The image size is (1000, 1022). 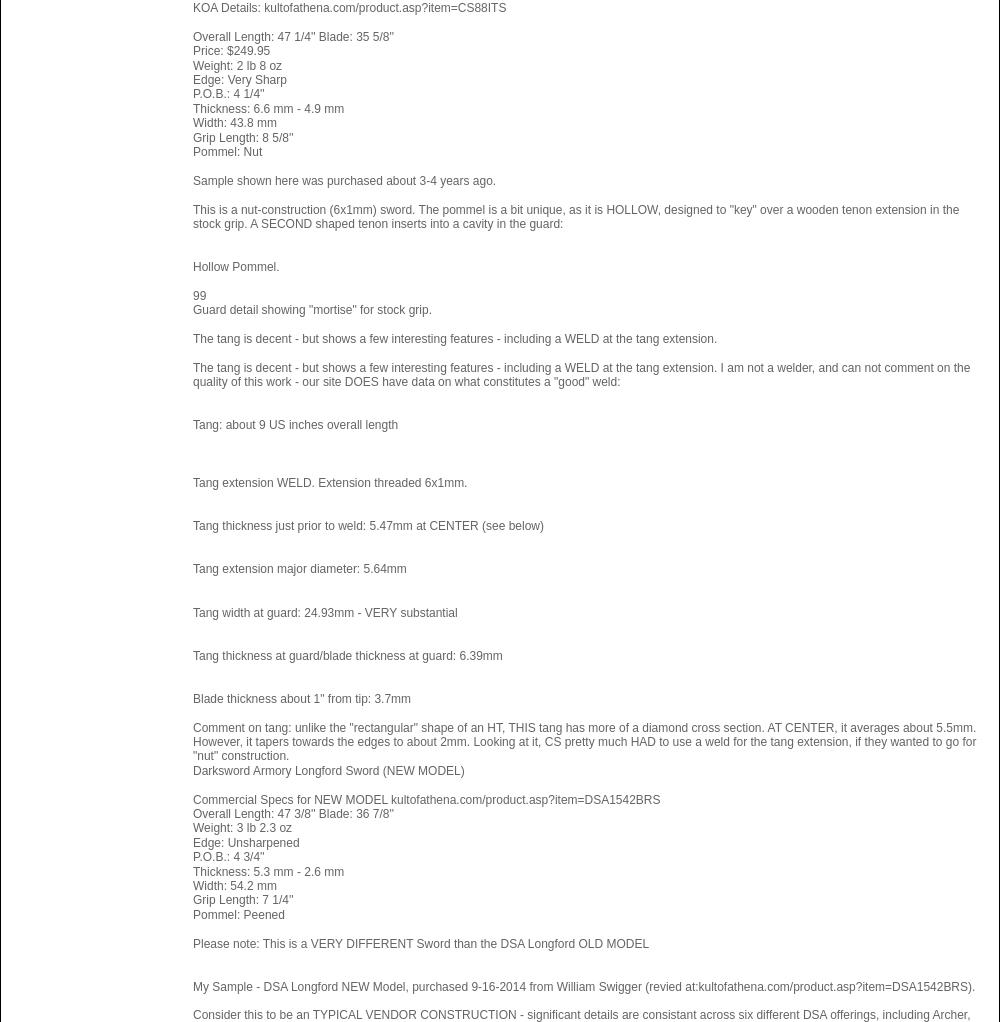 I want to click on 'Pommel: Peened', so click(x=237, y=912).